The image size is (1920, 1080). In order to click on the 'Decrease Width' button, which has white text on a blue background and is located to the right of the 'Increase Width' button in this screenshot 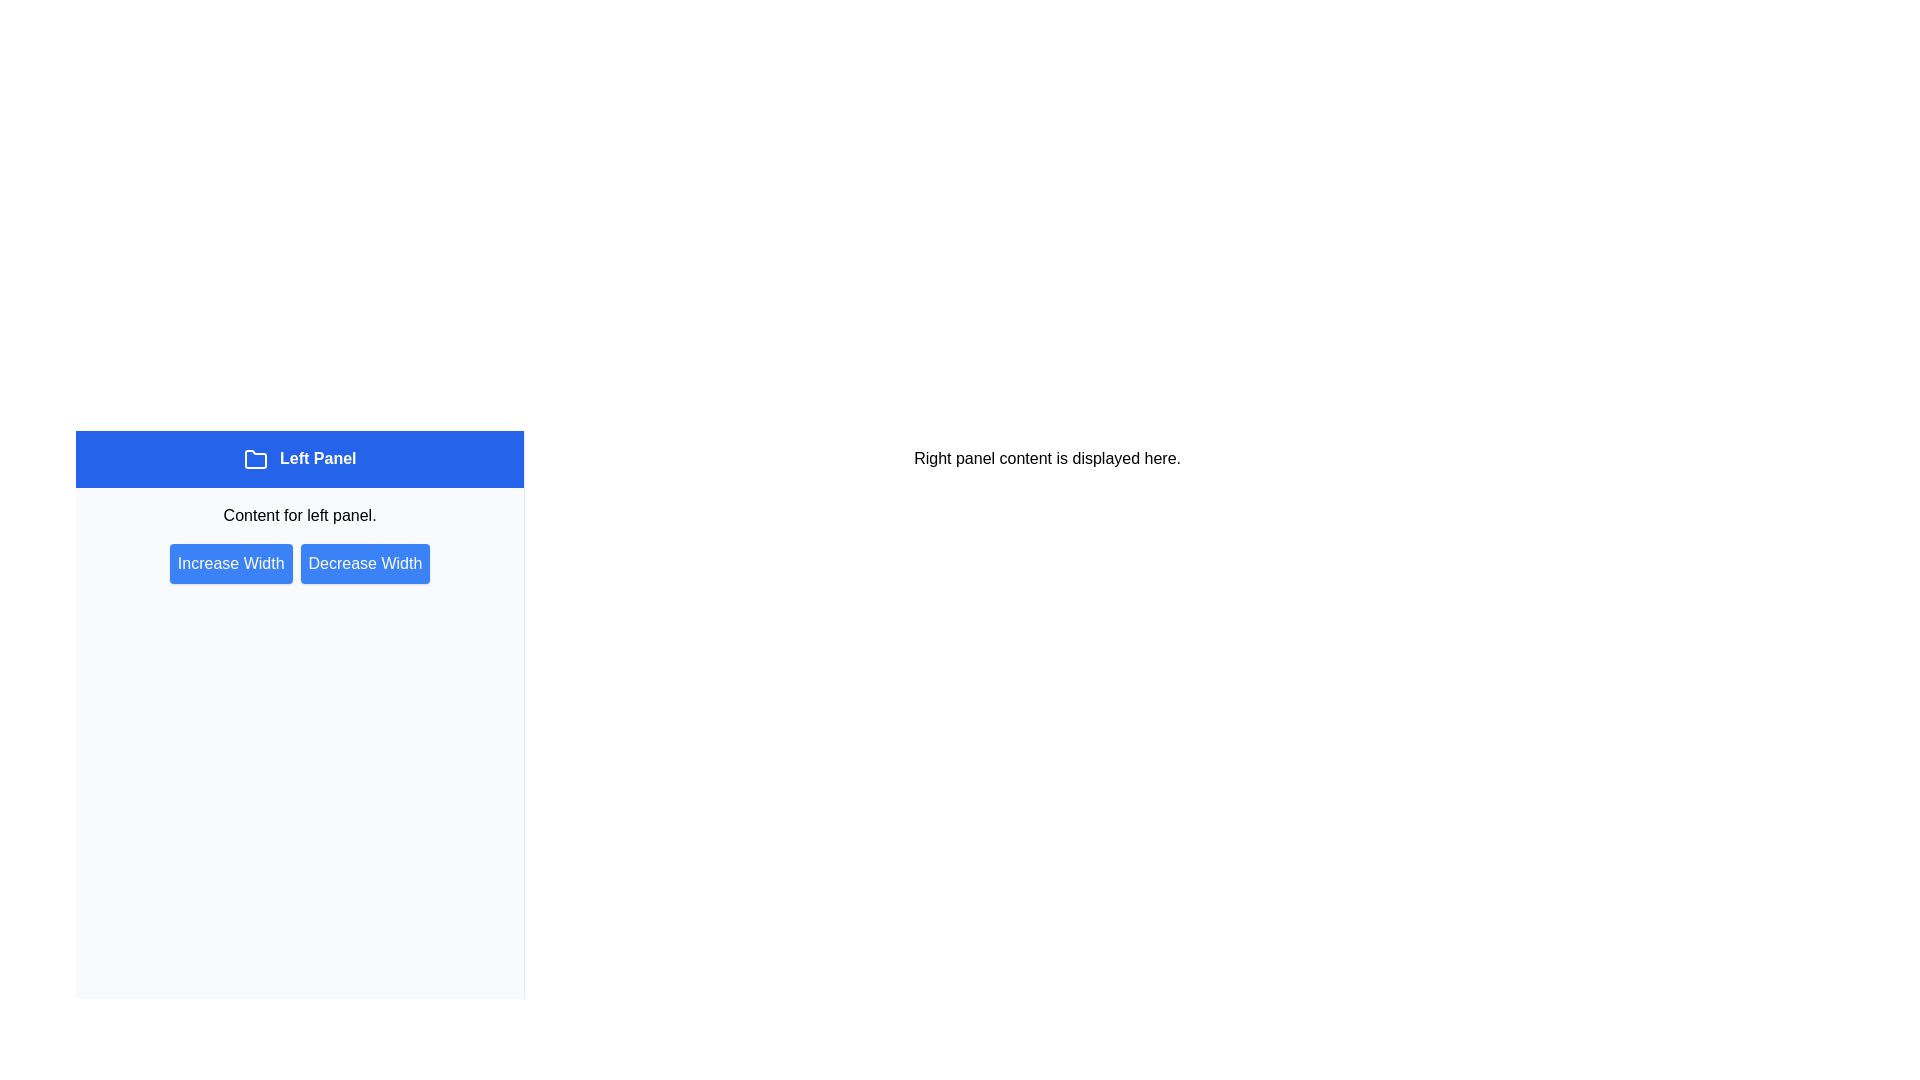, I will do `click(365, 563)`.